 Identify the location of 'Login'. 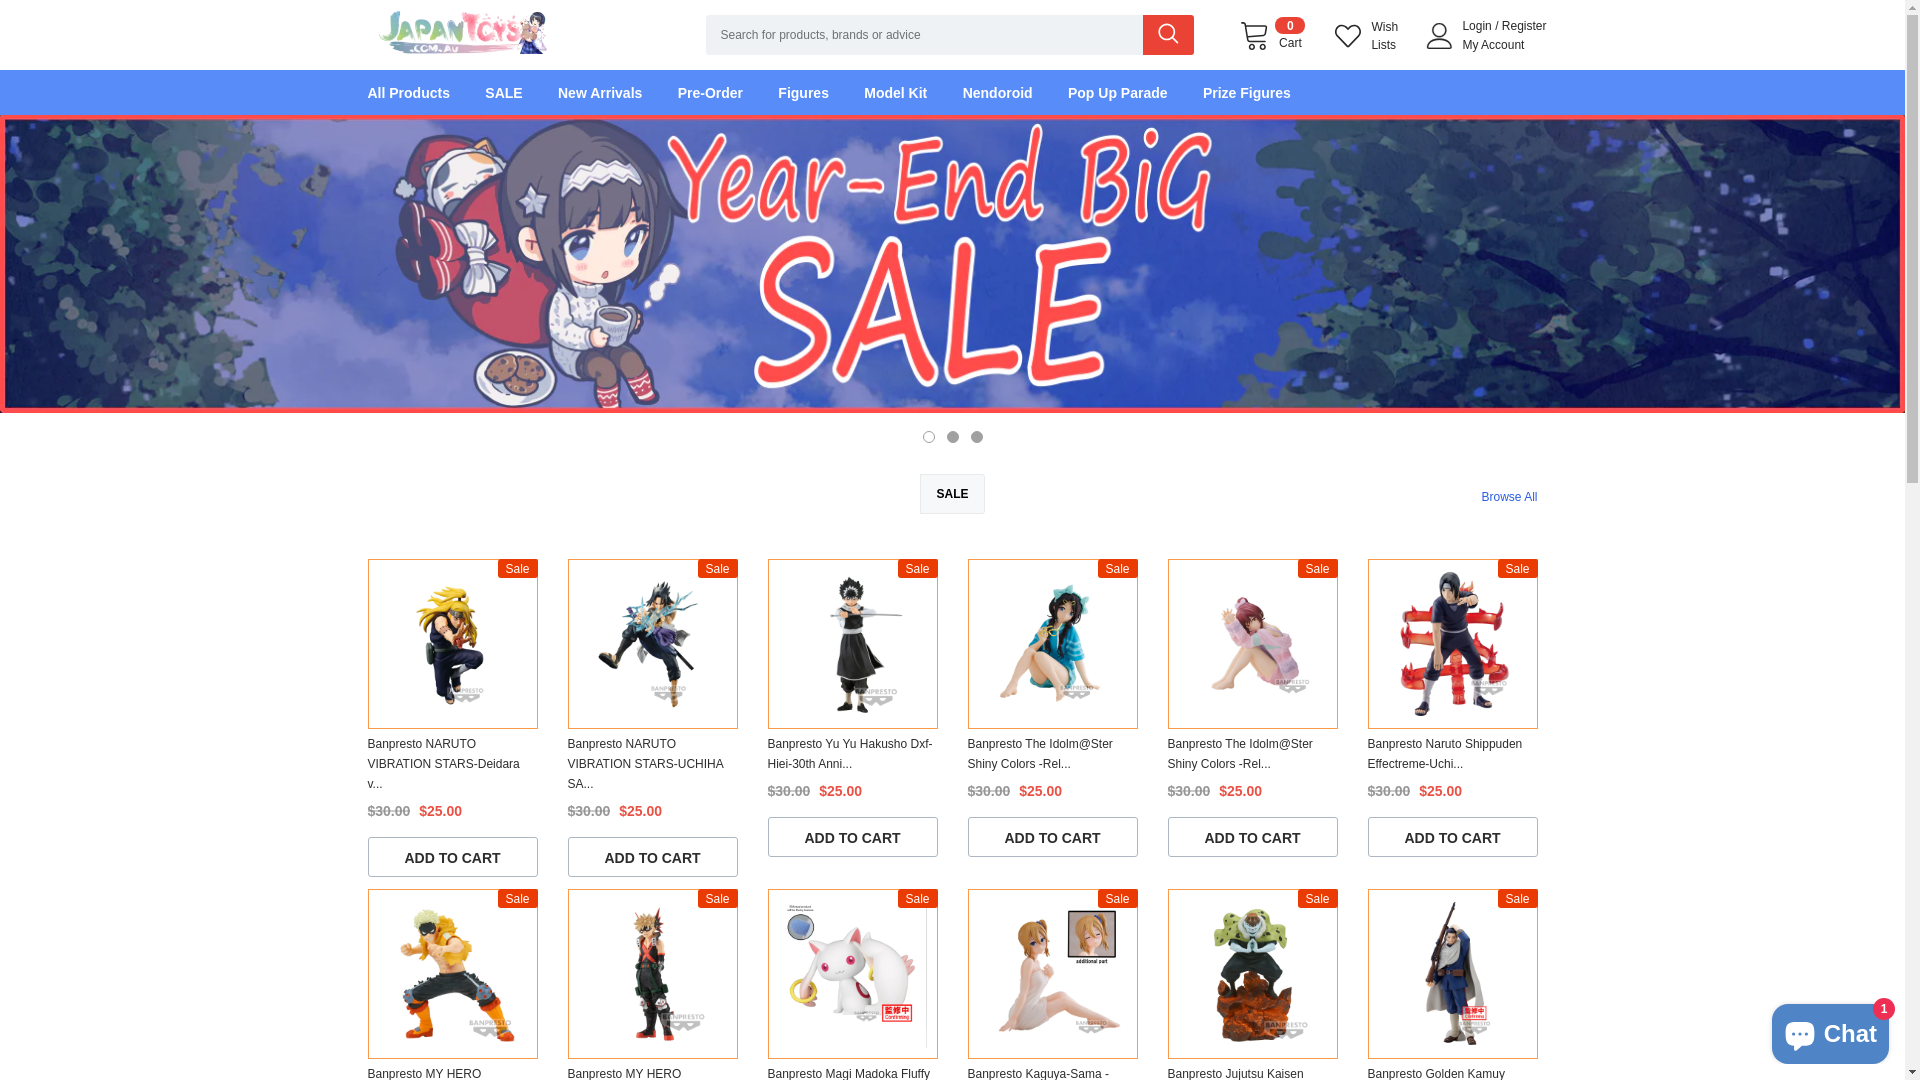
(1478, 26).